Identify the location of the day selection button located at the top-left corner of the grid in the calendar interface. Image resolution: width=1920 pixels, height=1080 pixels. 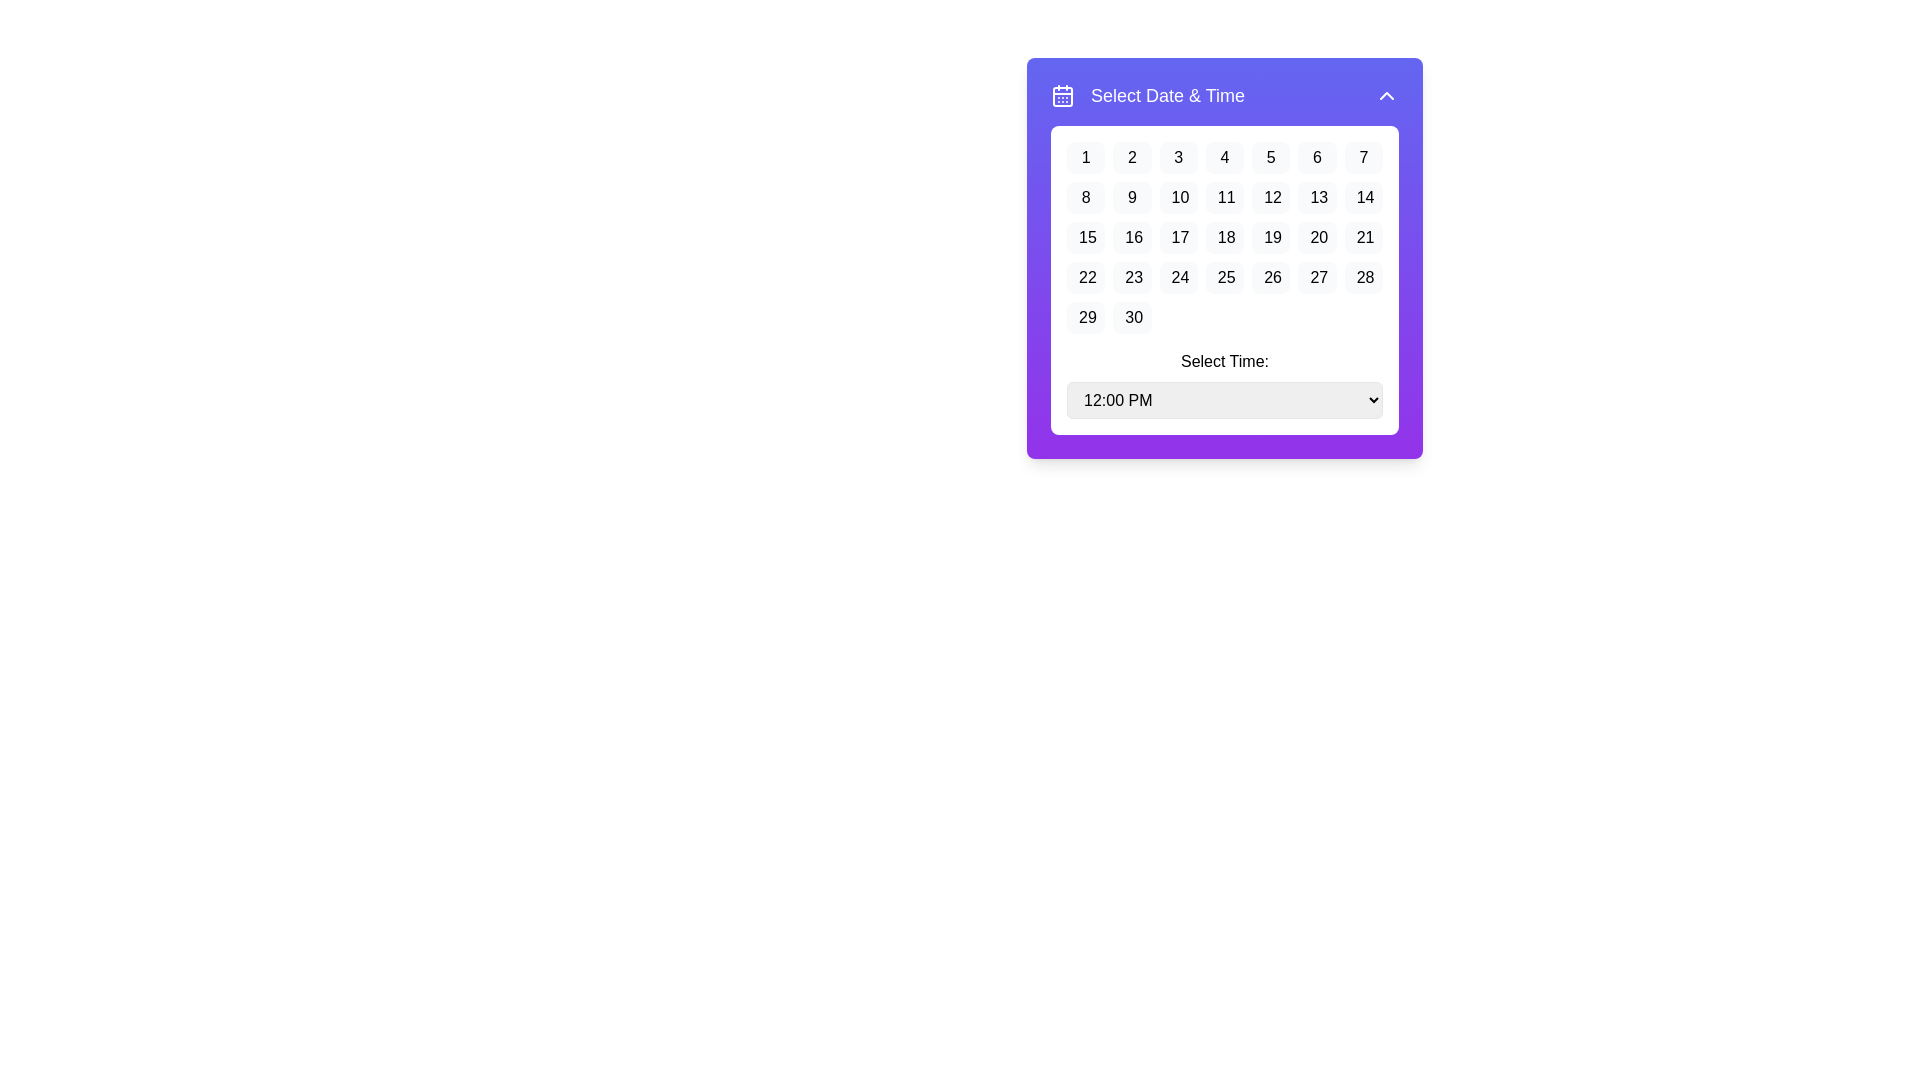
(1085, 157).